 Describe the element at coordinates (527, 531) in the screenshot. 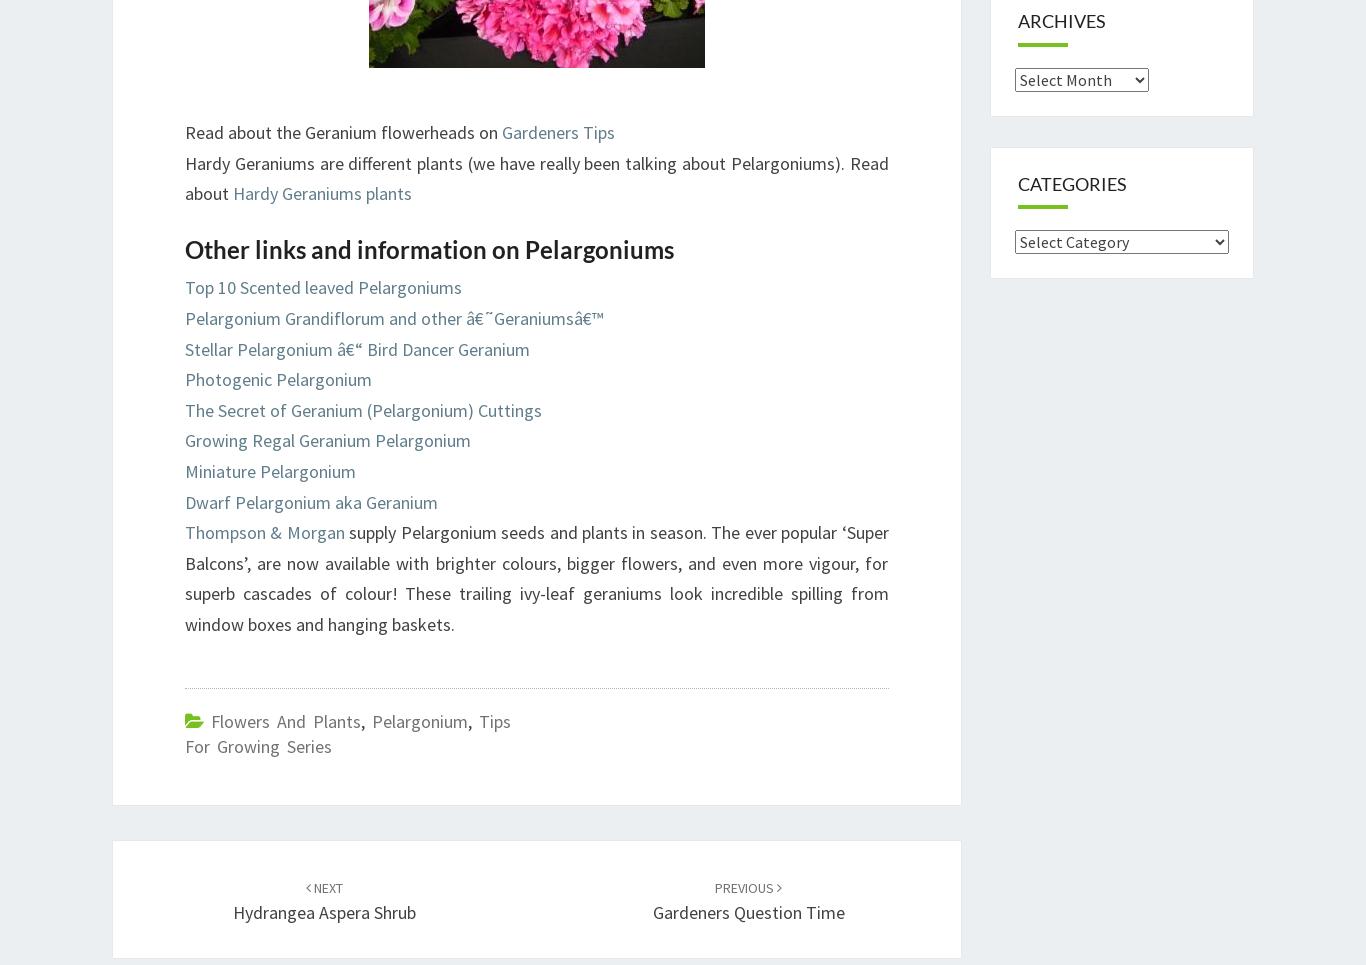

I see `'supply Pelargonium seeds and plants in season.'` at that location.